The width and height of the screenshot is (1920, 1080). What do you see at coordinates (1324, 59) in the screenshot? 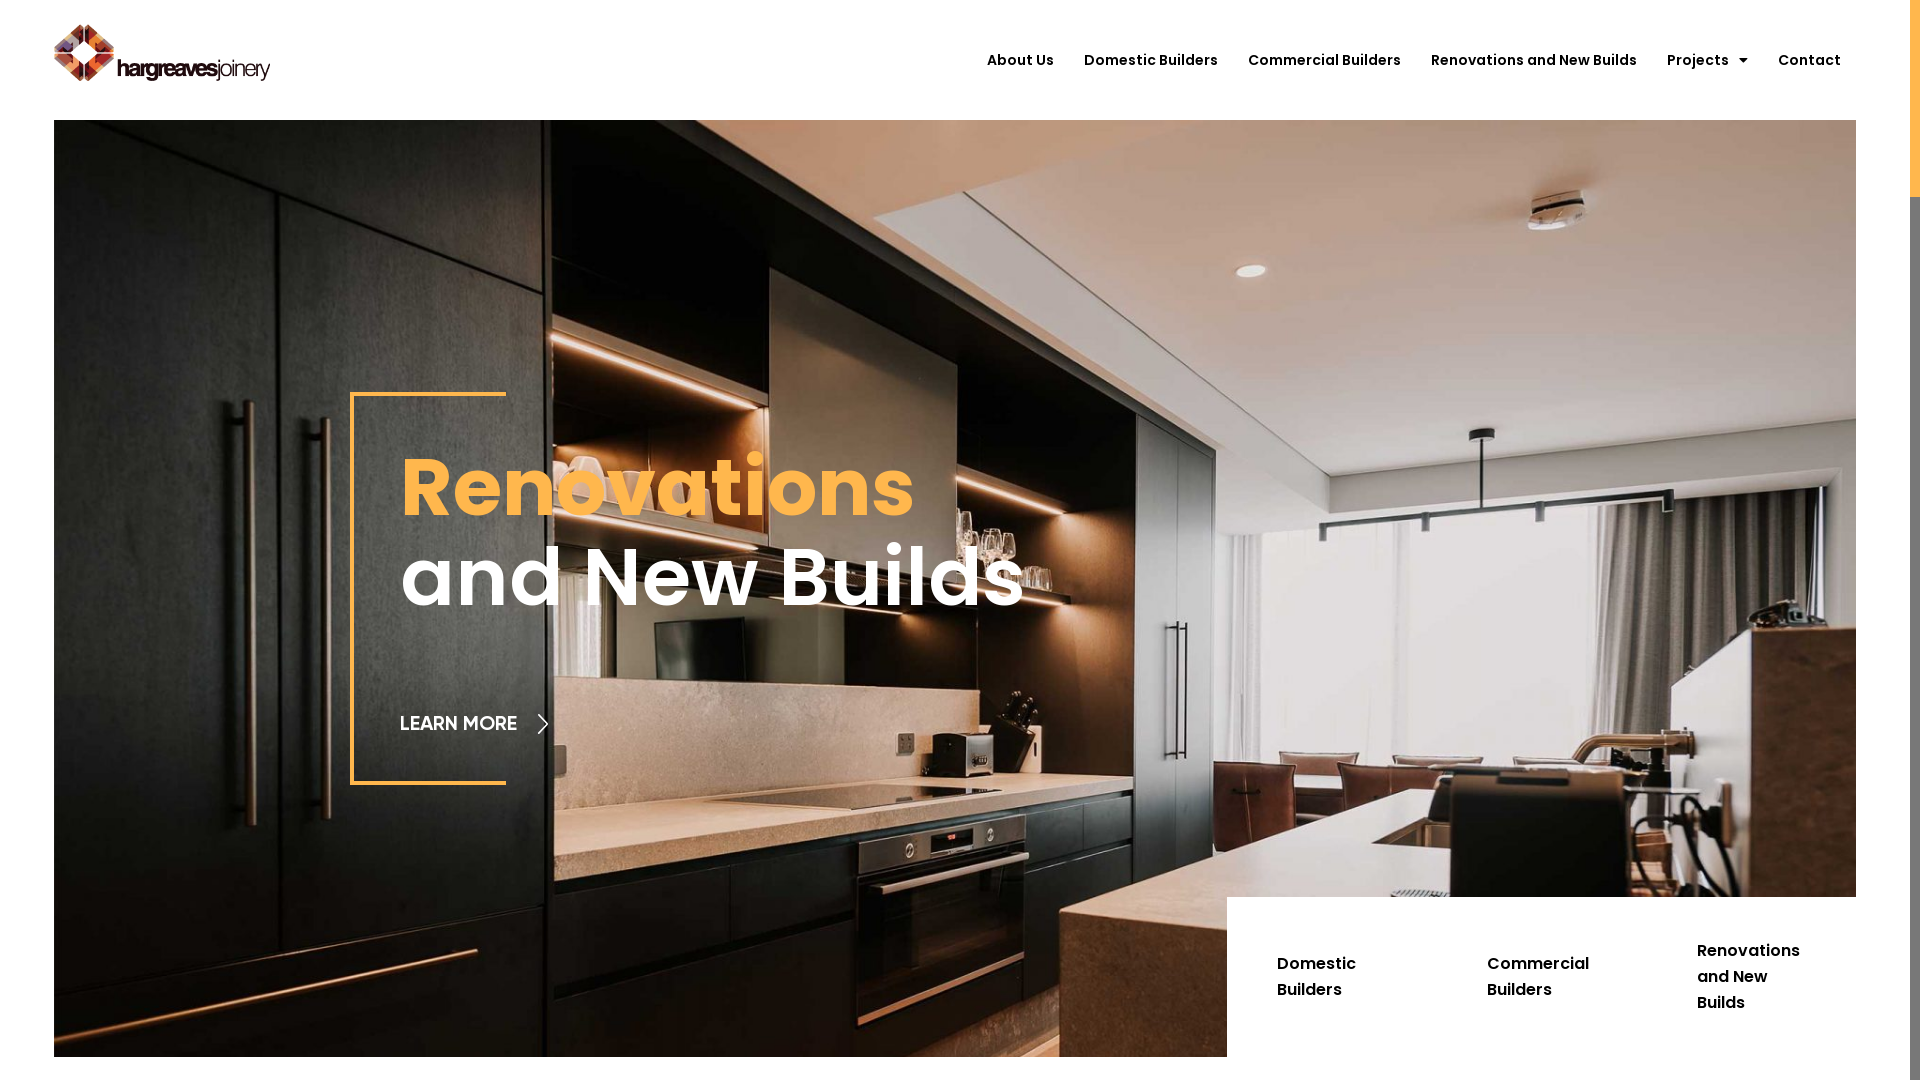
I see `'Commercial Builders'` at bounding box center [1324, 59].